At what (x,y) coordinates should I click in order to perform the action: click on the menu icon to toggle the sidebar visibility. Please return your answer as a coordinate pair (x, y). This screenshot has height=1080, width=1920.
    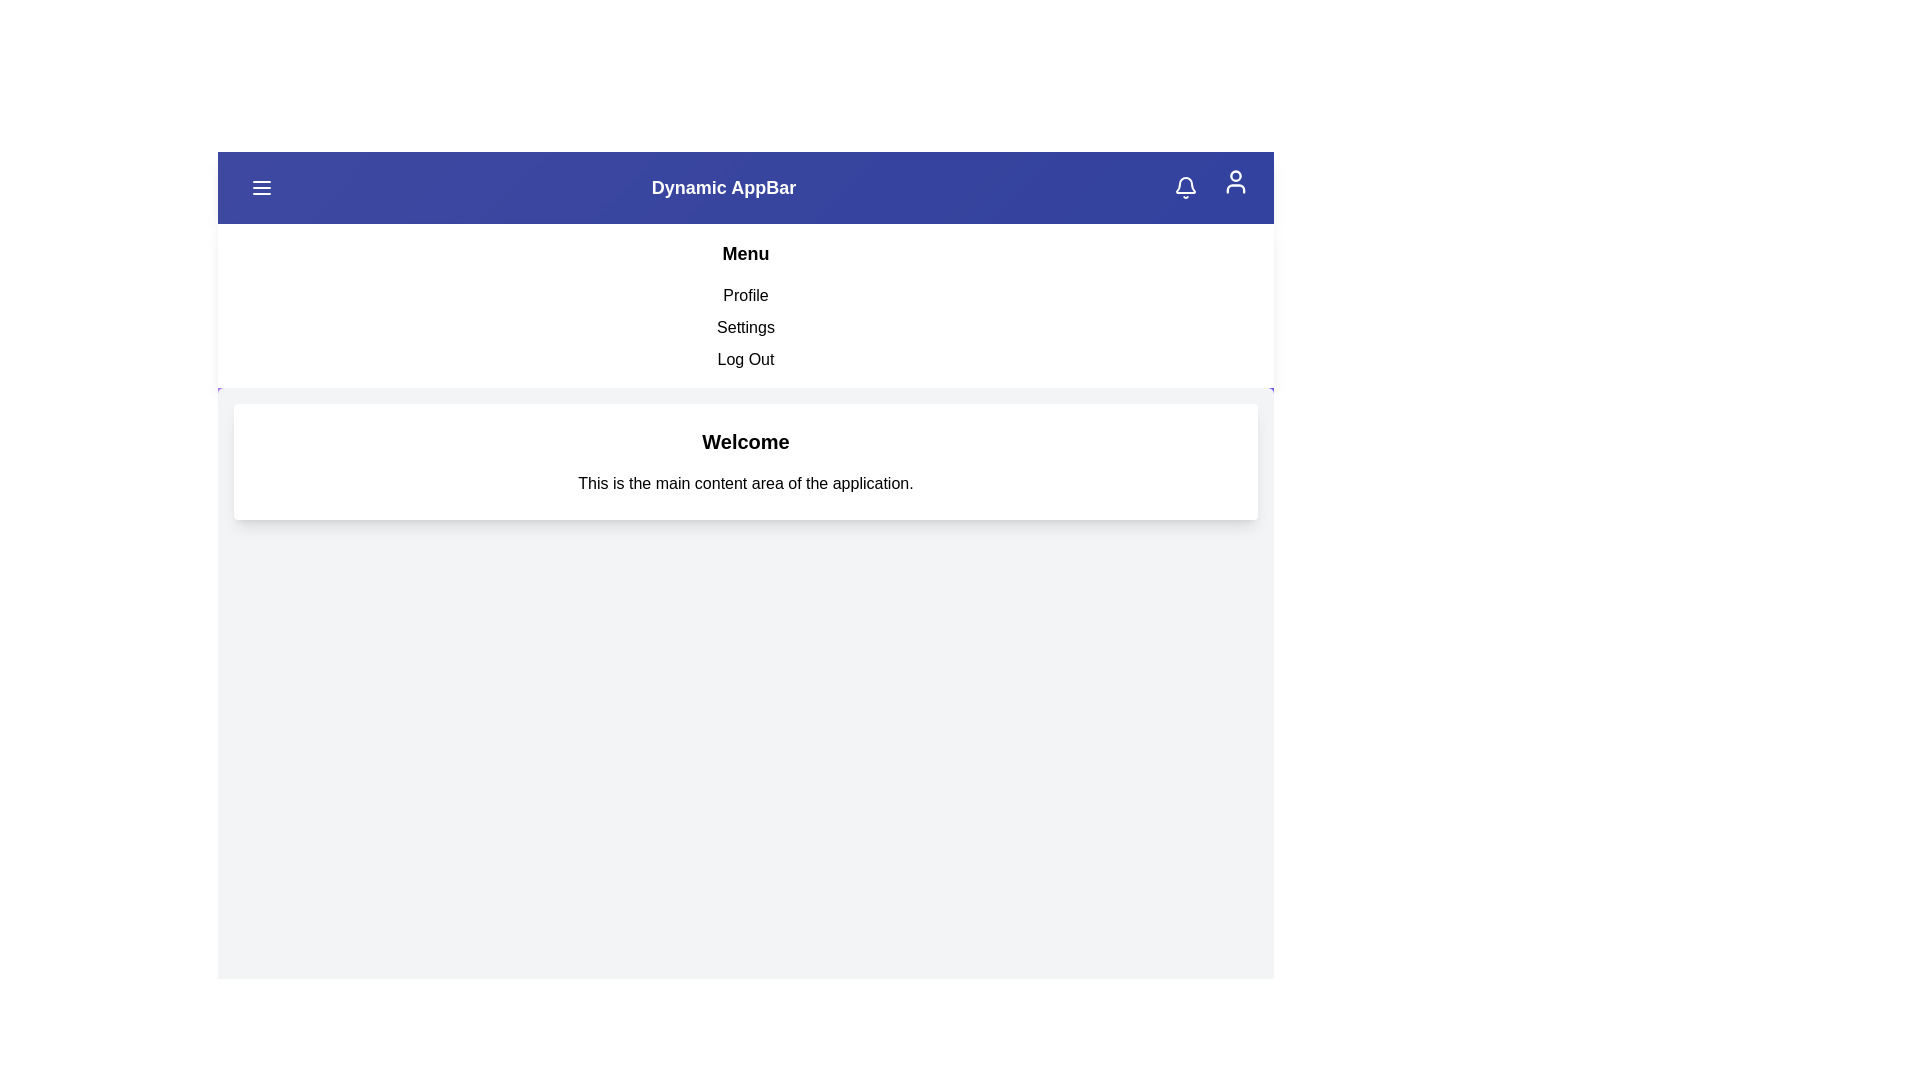
    Looking at the image, I should click on (261, 188).